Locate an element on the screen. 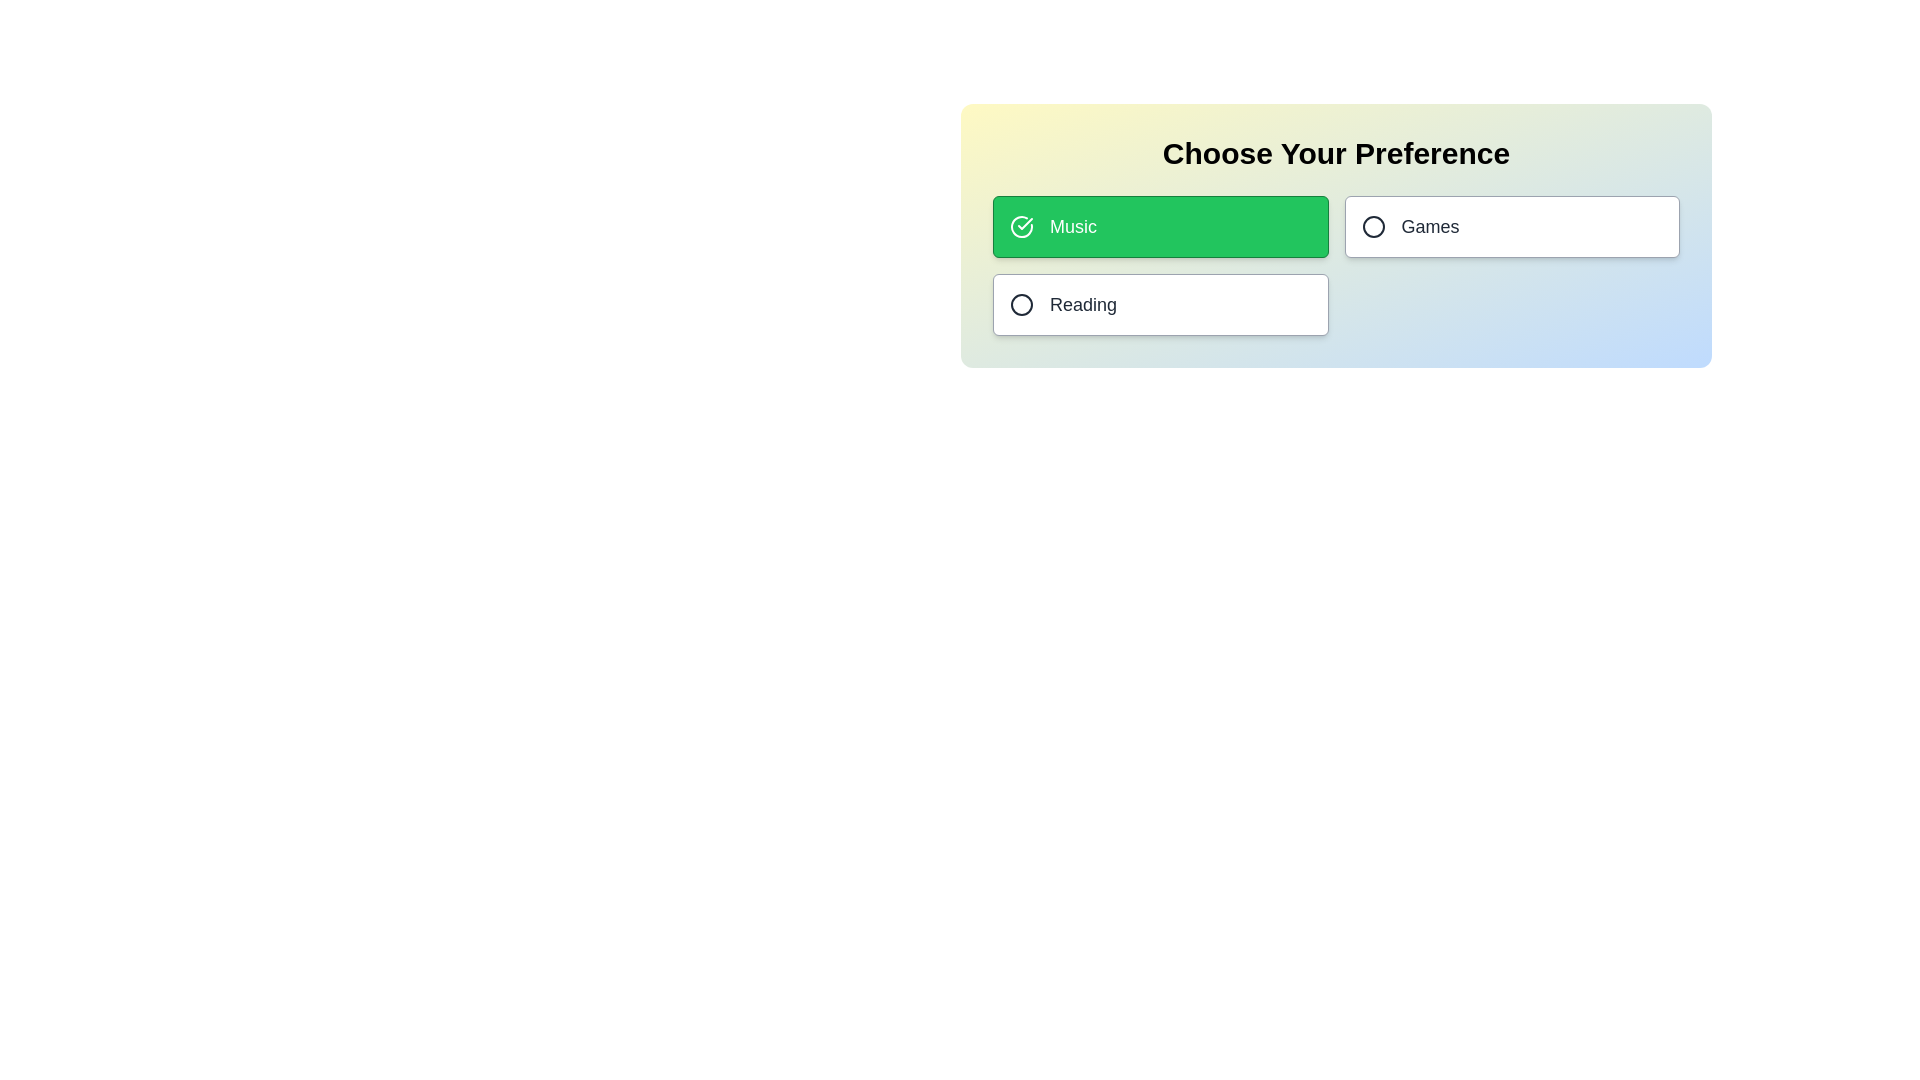 This screenshot has width=1920, height=1080. the icon indicating the checked or selected state for the 'Music' category, located to the left of the 'Music' text within the green button labeled 'Music' is located at coordinates (1022, 226).